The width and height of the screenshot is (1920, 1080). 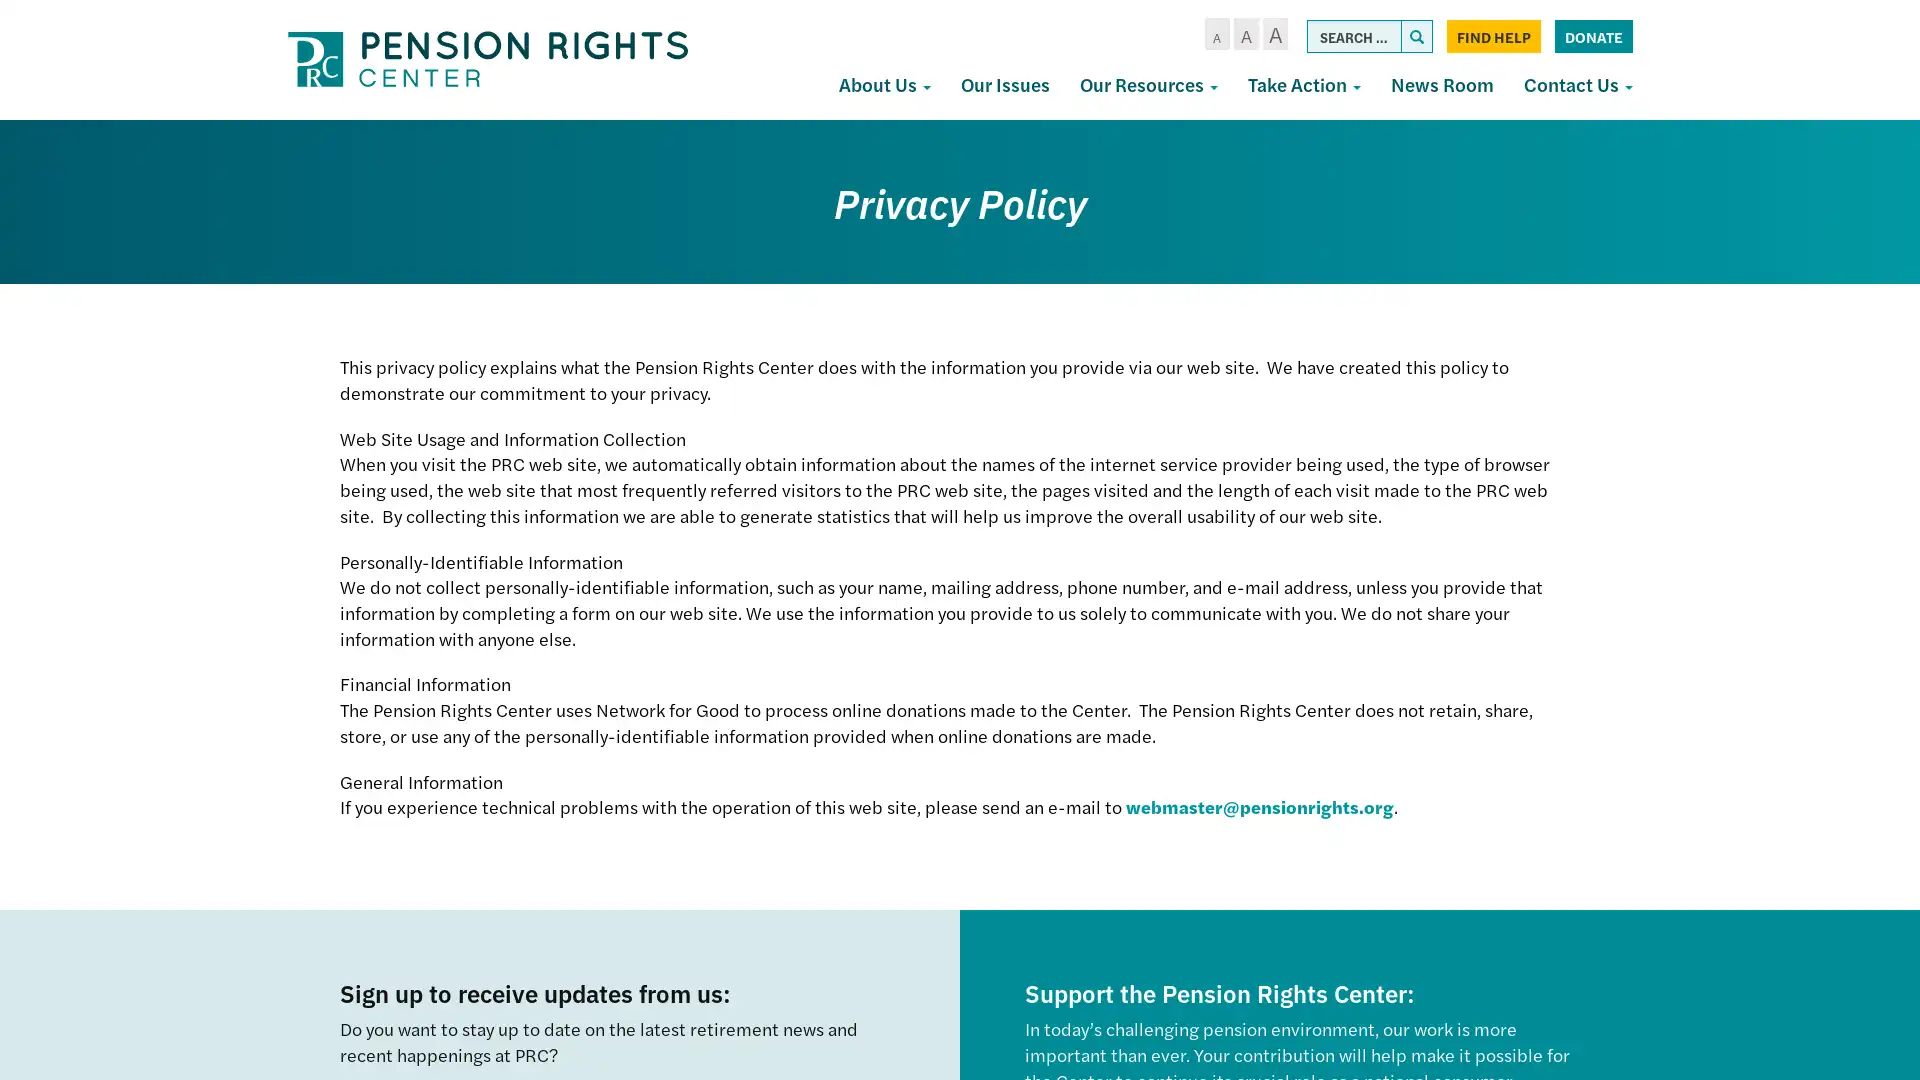 What do you see at coordinates (1244, 34) in the screenshot?
I see `A` at bounding box center [1244, 34].